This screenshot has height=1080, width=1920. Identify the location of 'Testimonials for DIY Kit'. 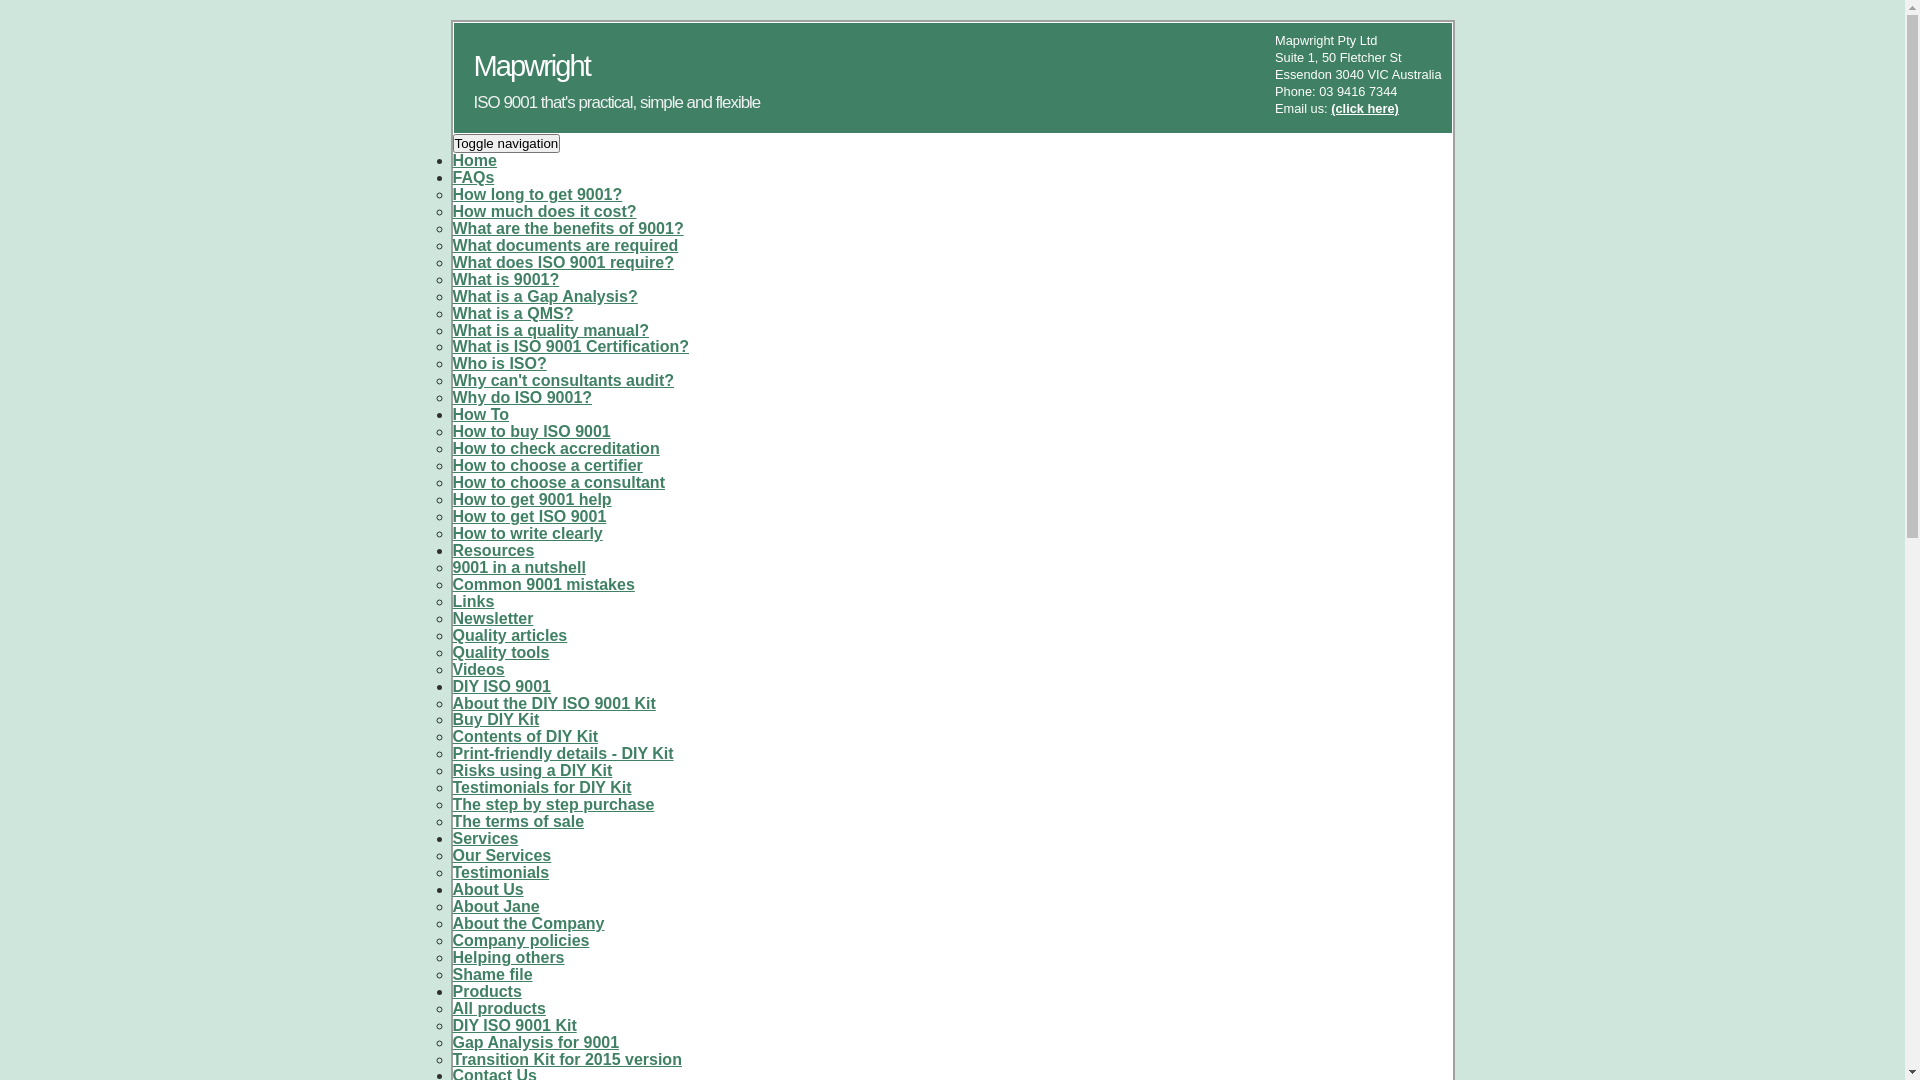
(541, 786).